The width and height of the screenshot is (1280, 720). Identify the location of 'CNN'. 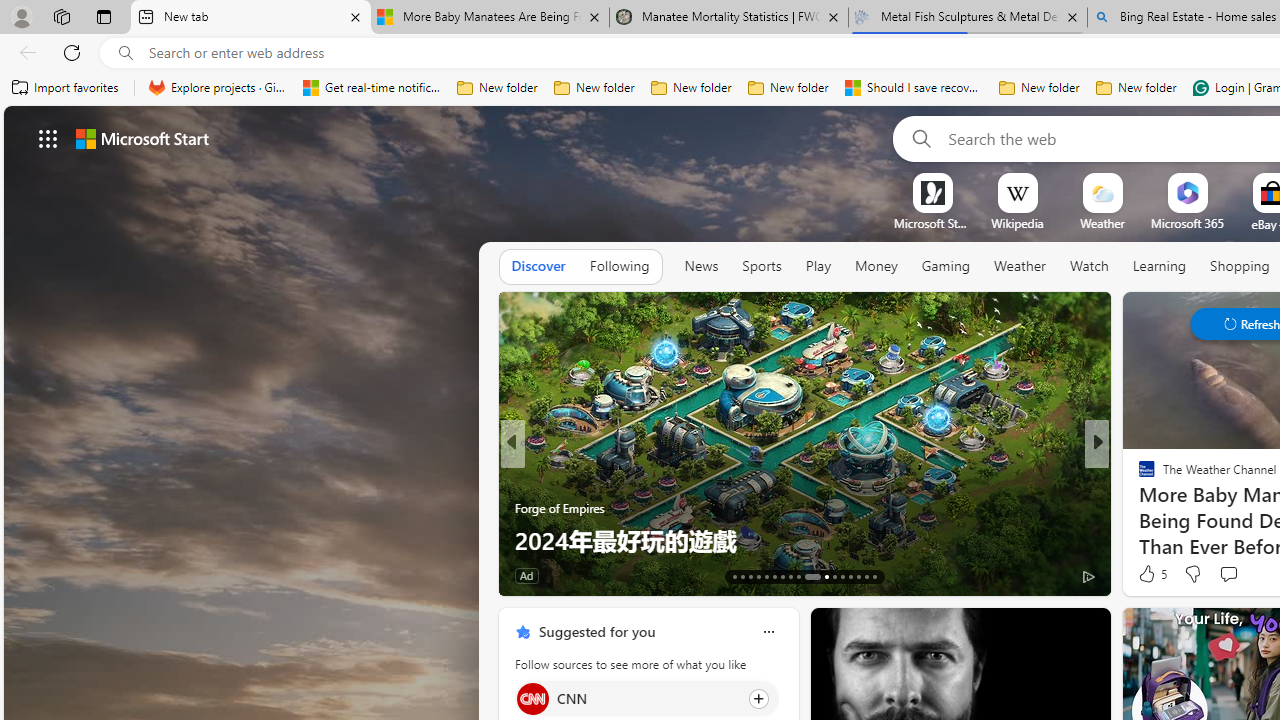
(532, 697).